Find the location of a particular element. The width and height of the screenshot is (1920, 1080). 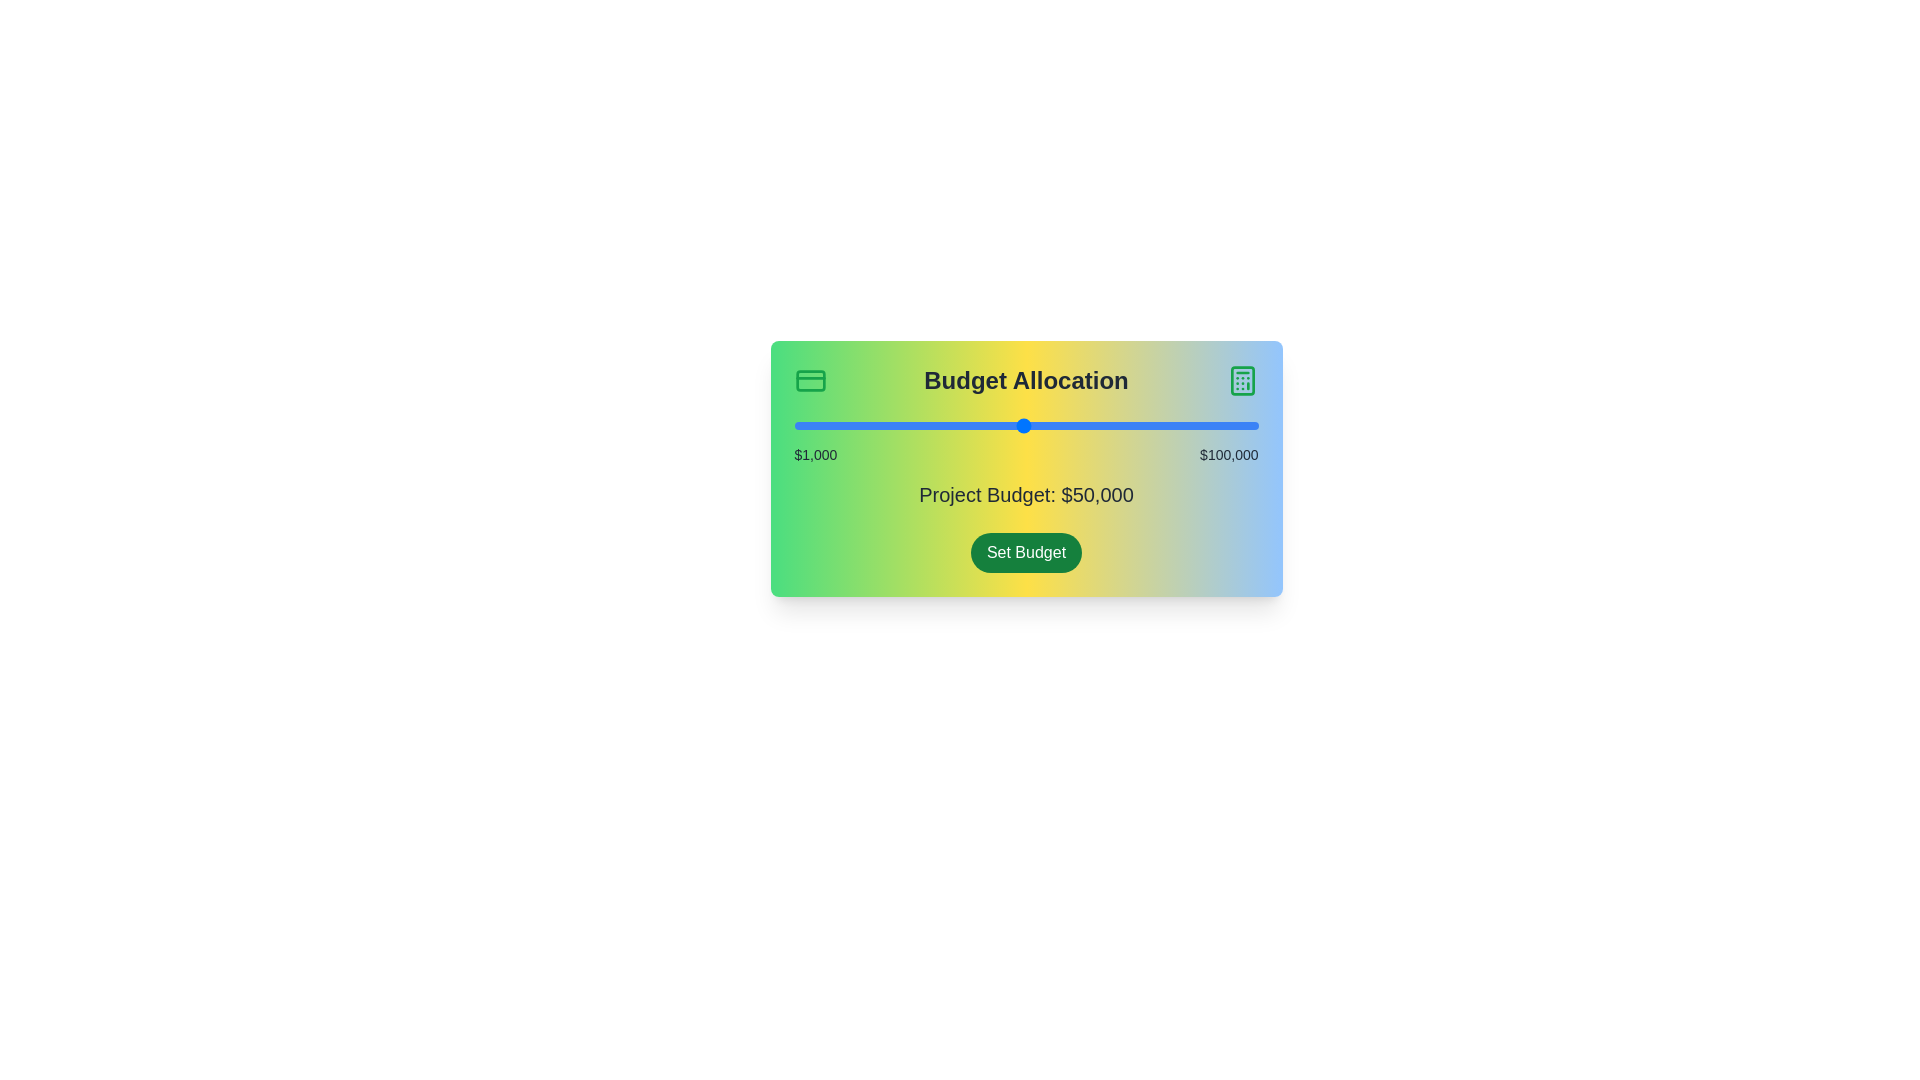

the calculator icon is located at coordinates (1241, 381).